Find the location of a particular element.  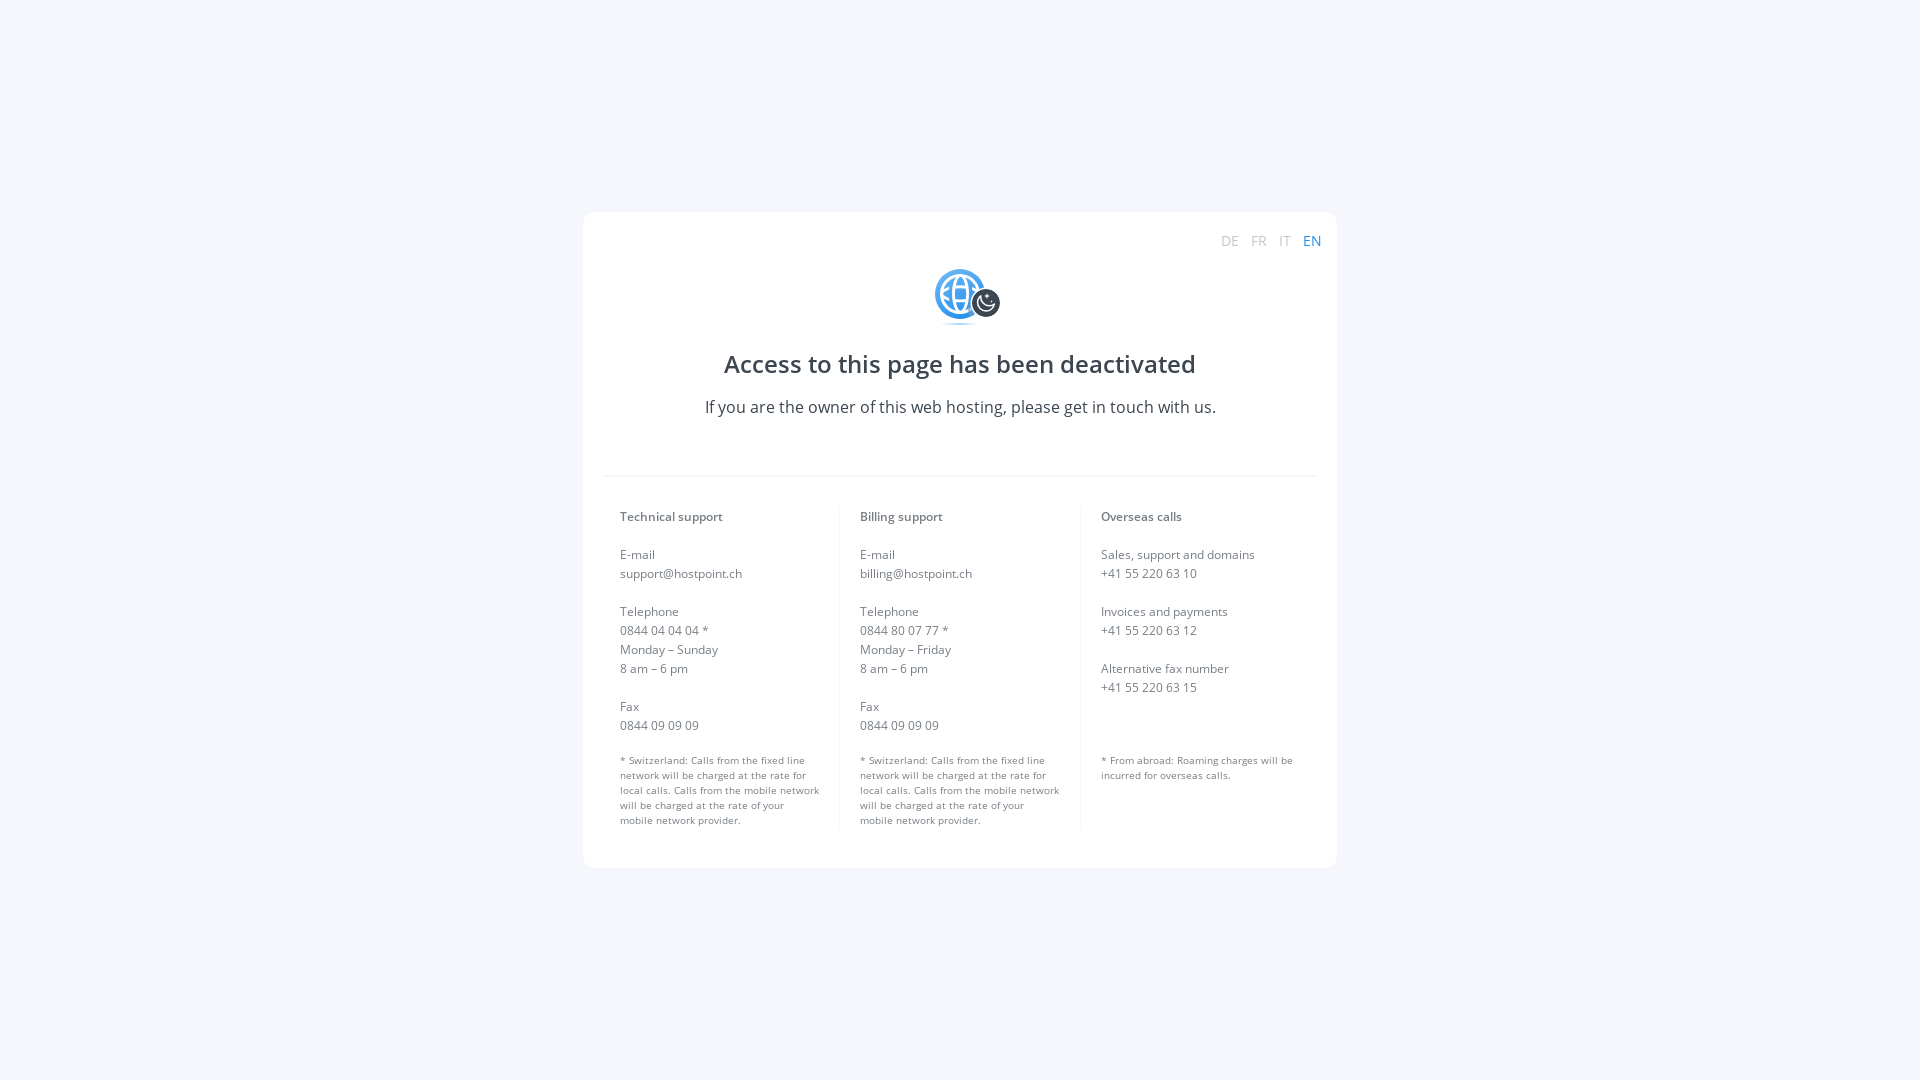

'support@hostpoint.ch' is located at coordinates (681, 573).